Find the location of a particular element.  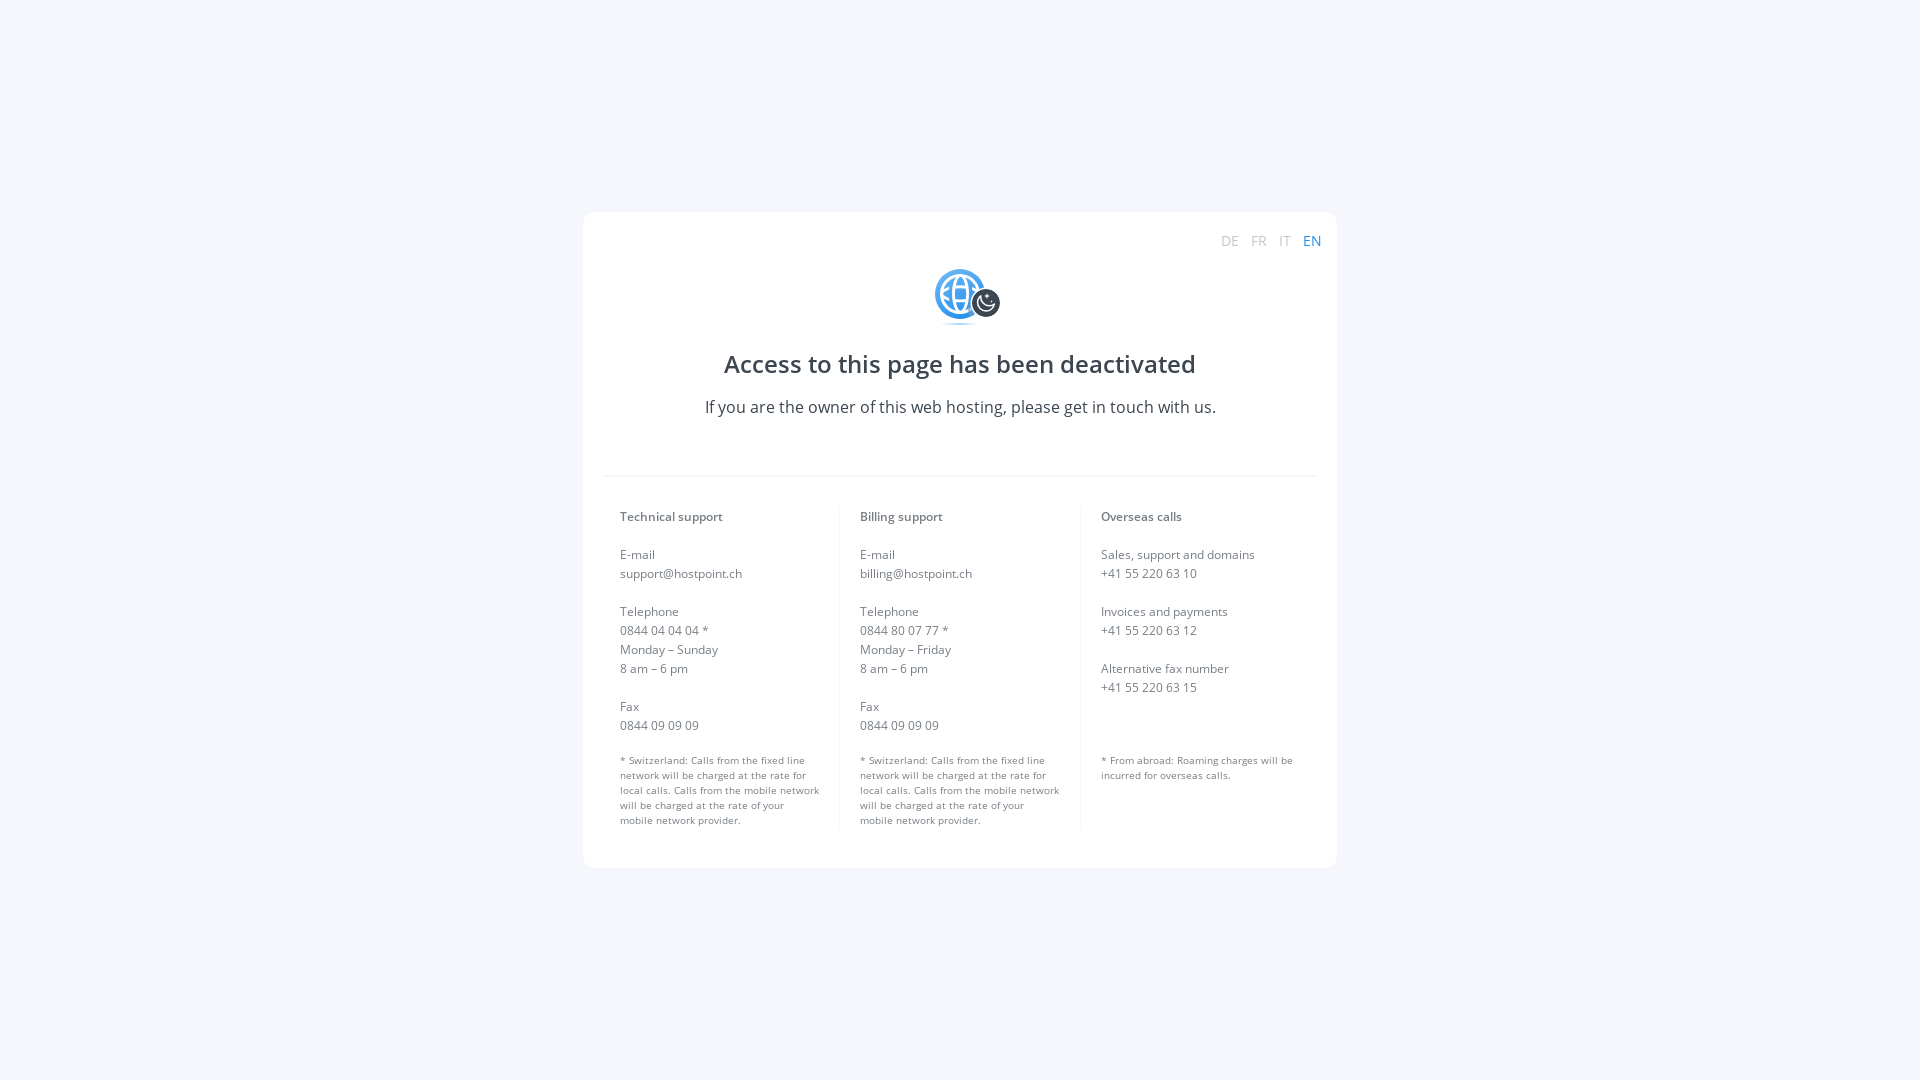

'support@hostpoint.ch' is located at coordinates (681, 573).